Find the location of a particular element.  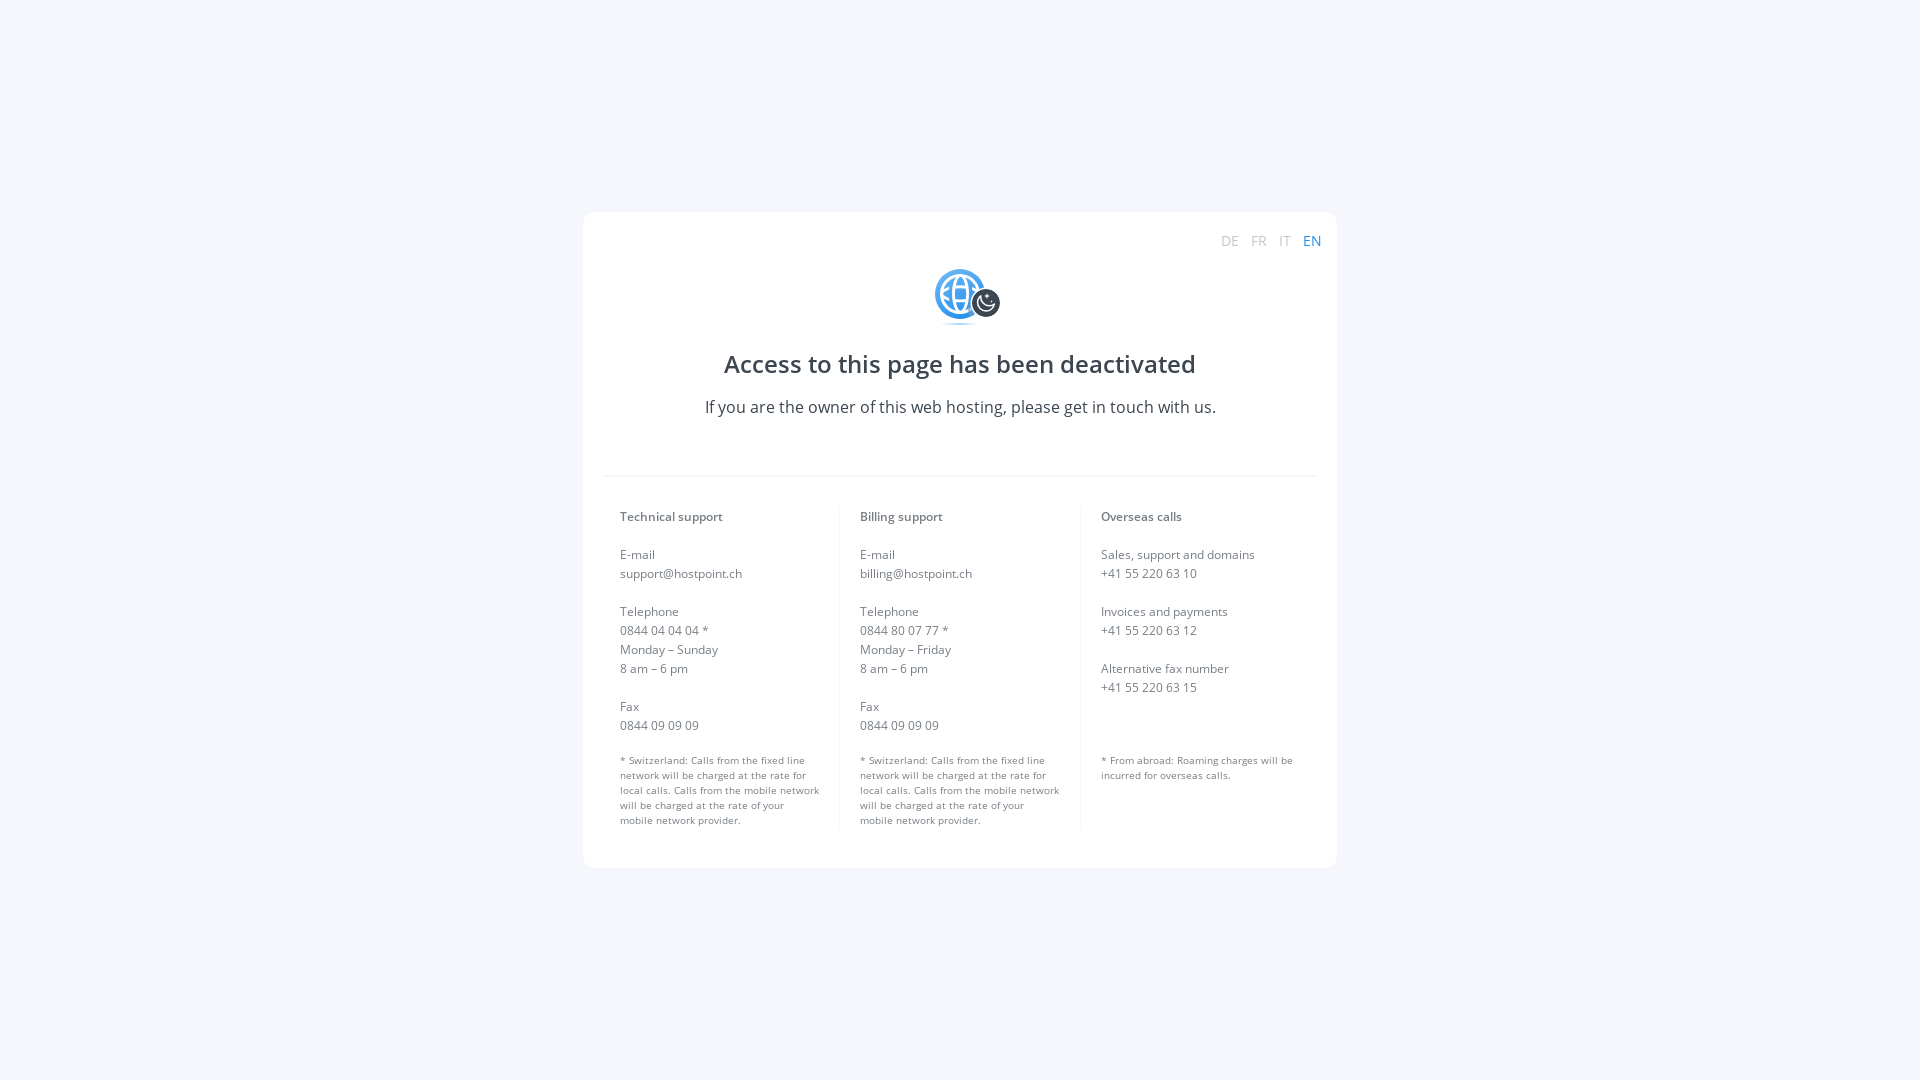

'support@hostpoint.ch' is located at coordinates (681, 573).